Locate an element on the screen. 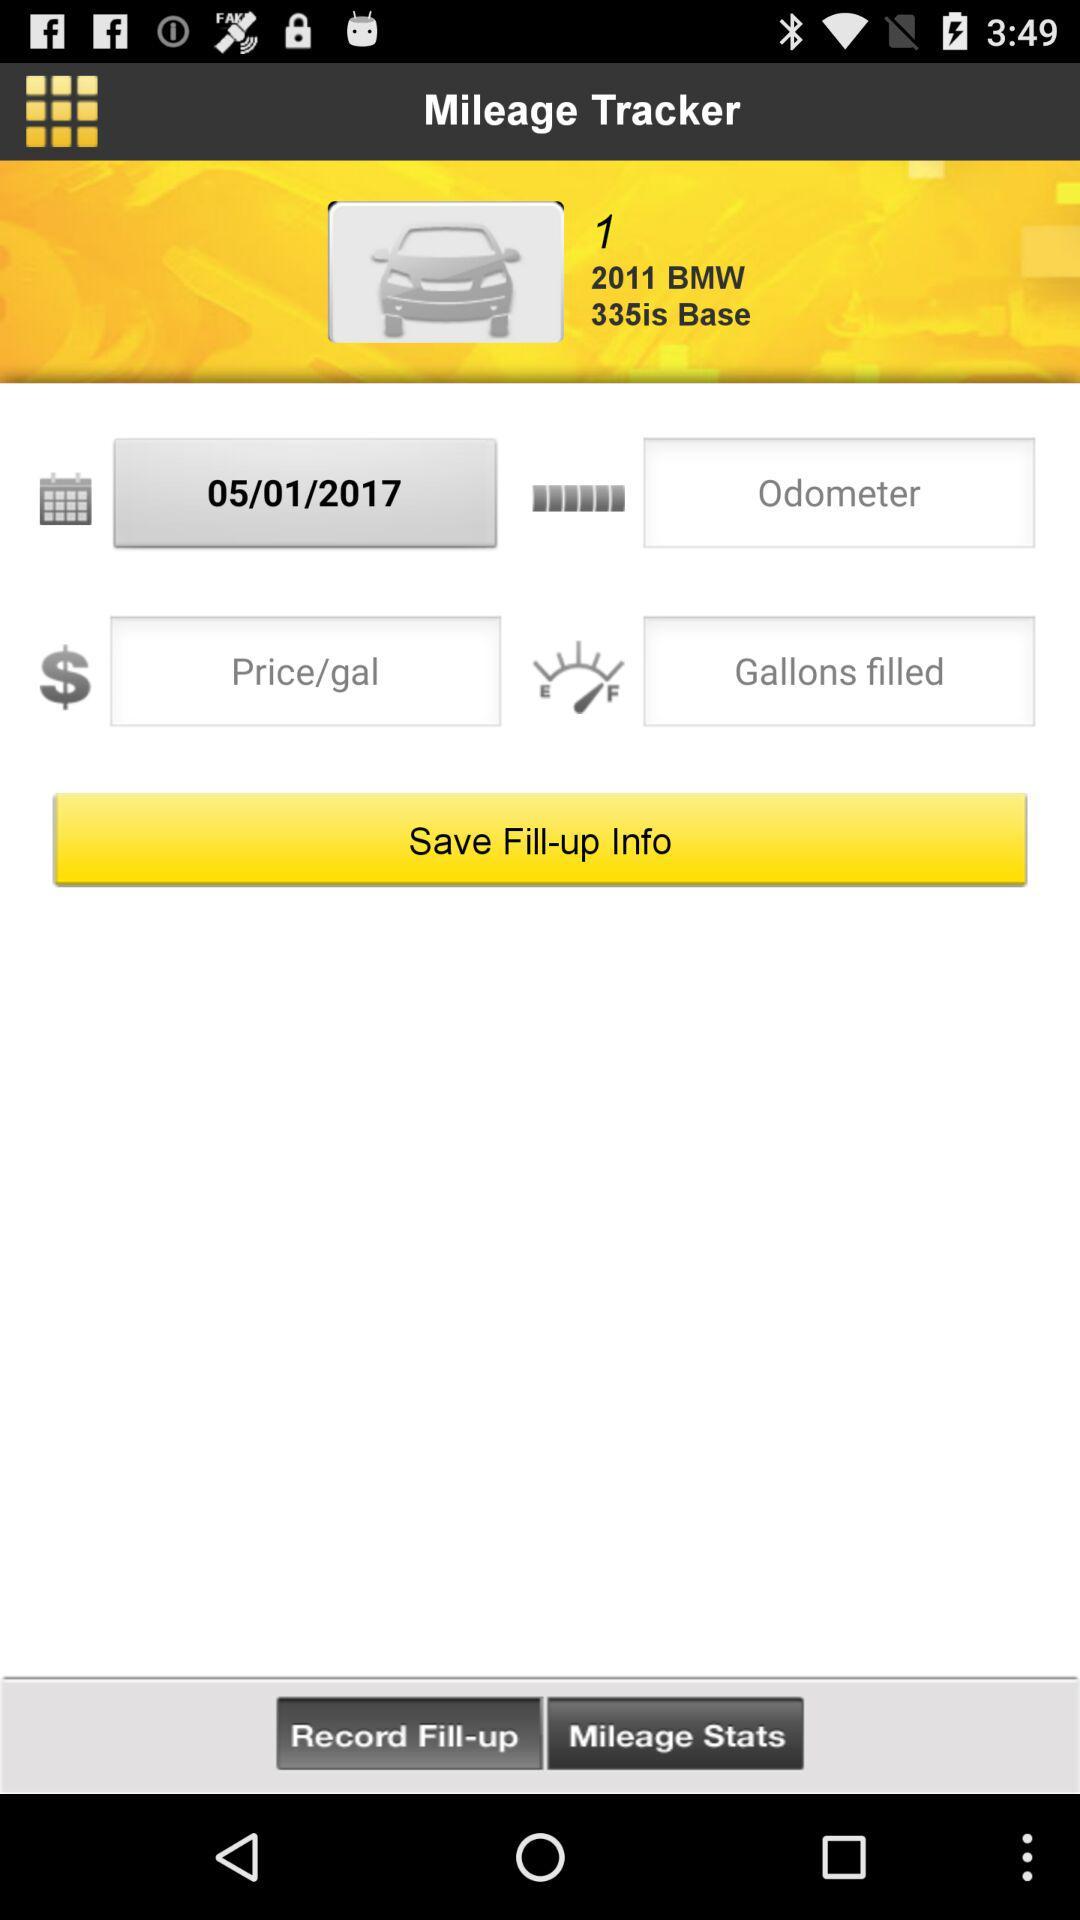  check mileage stats is located at coordinates (675, 1733).